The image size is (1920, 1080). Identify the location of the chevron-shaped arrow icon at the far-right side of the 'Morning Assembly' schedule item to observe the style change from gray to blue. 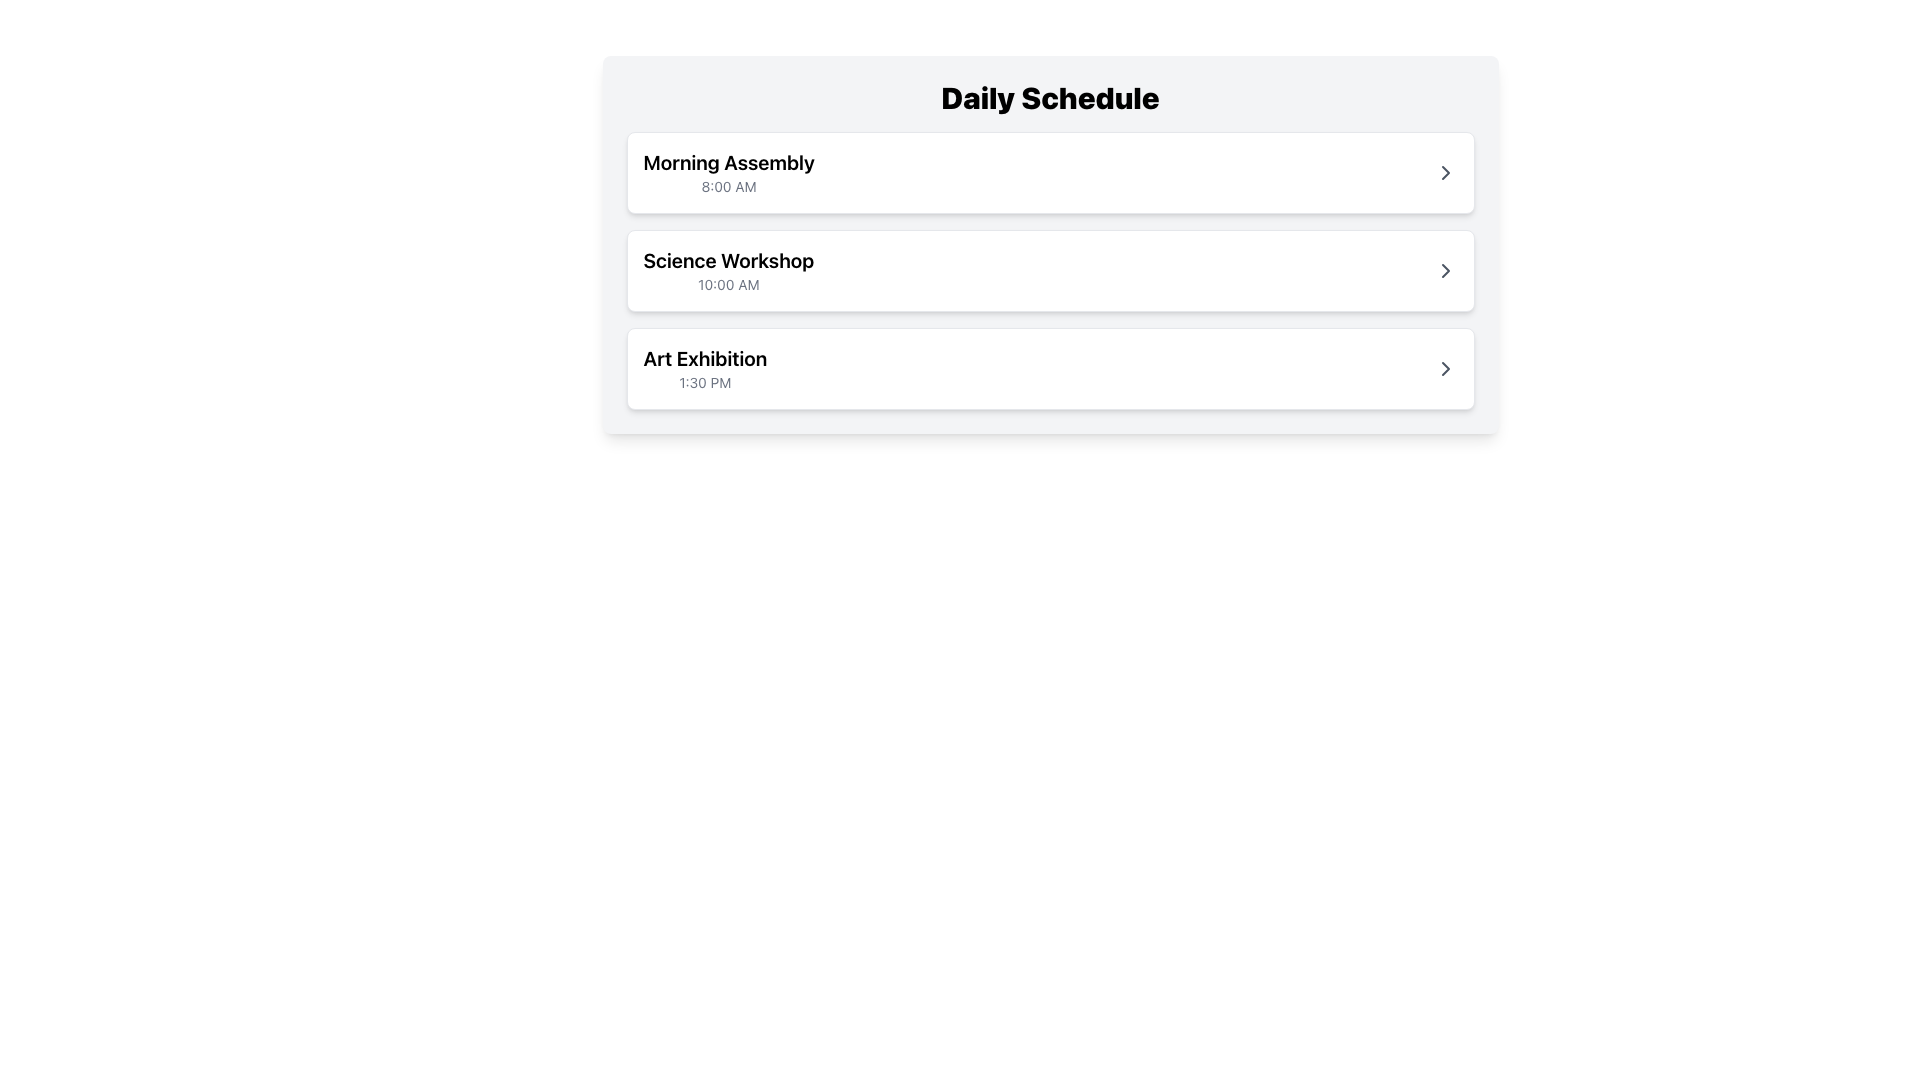
(1445, 172).